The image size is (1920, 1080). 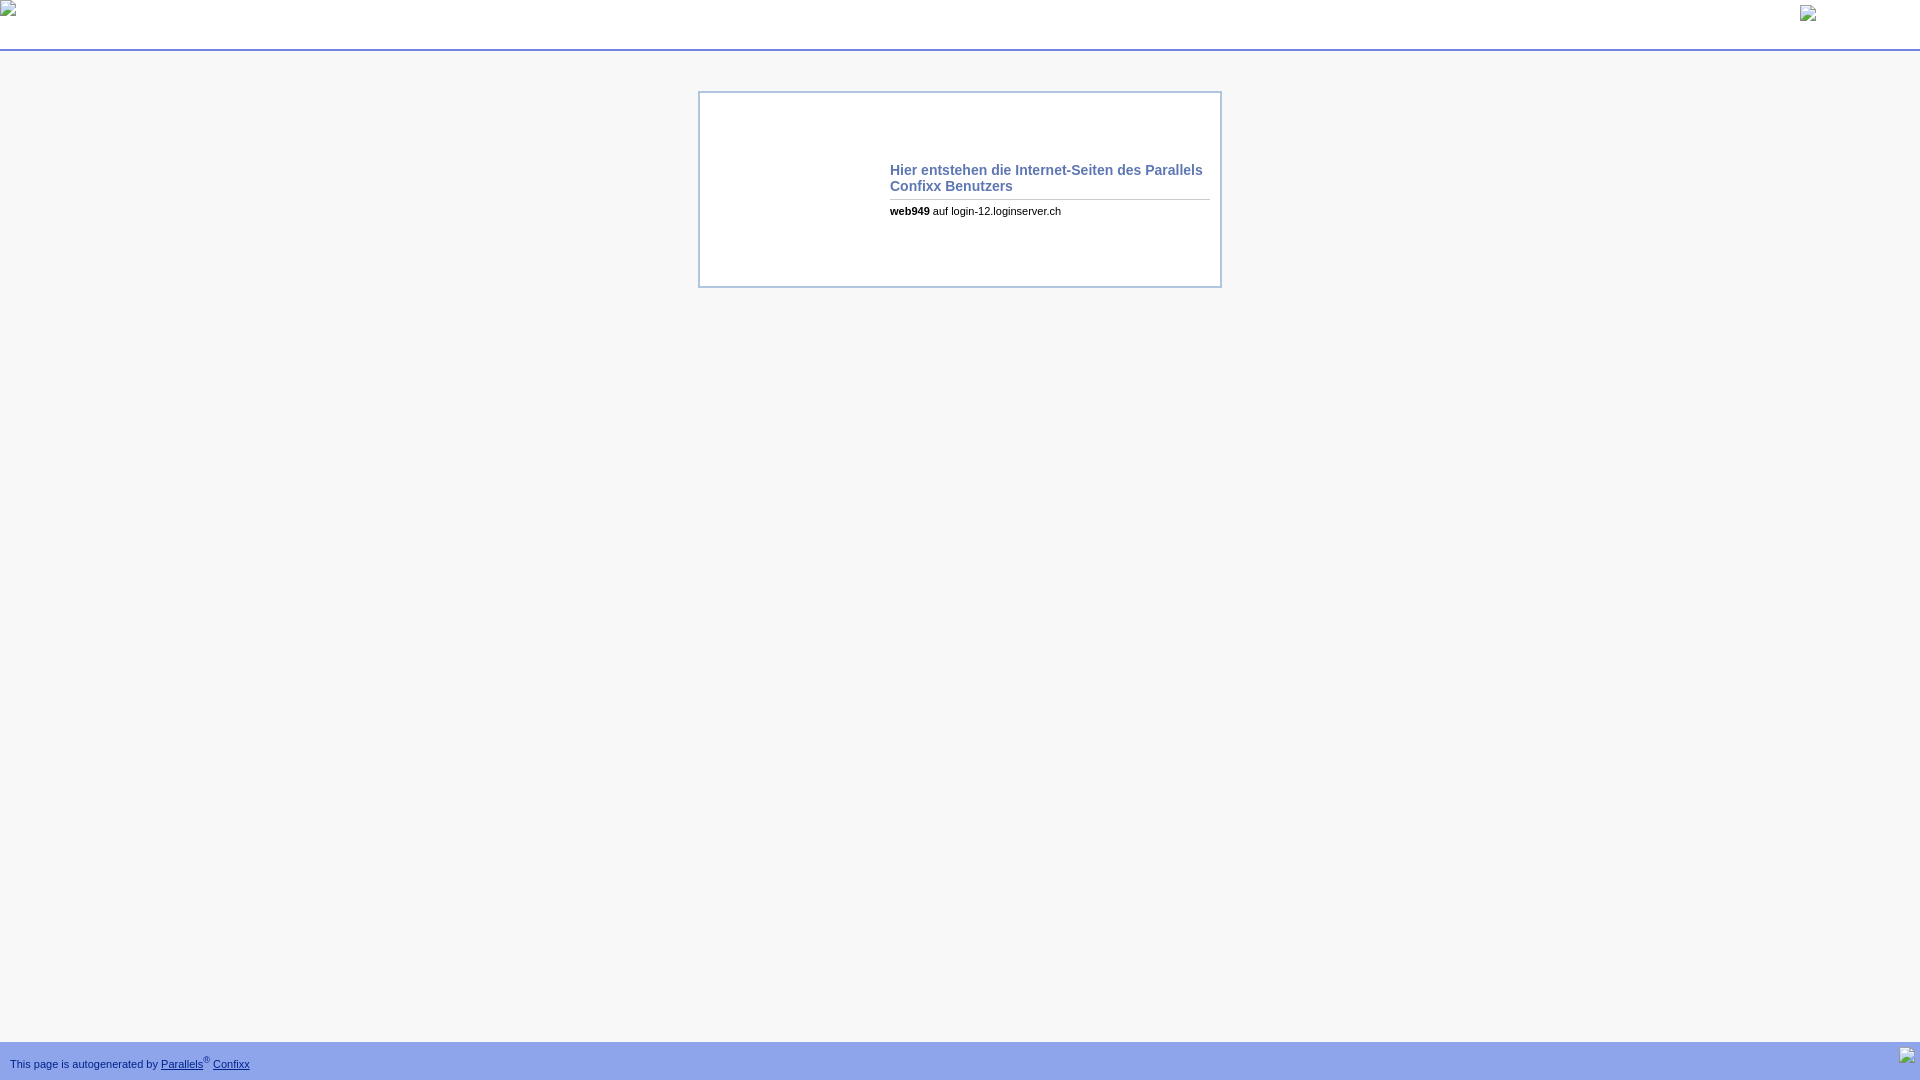 What do you see at coordinates (231, 1063) in the screenshot?
I see `'Confixx'` at bounding box center [231, 1063].